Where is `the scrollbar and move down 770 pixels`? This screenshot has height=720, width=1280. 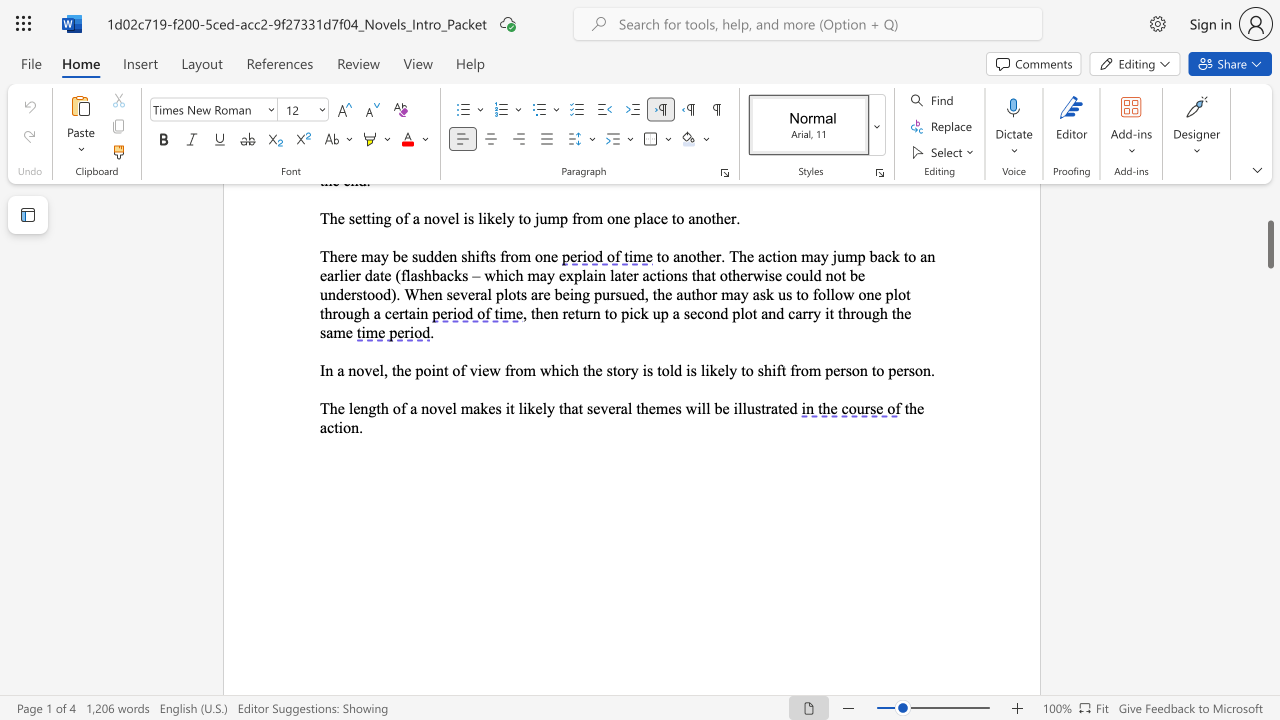 the scrollbar and move down 770 pixels is located at coordinates (1269, 244).